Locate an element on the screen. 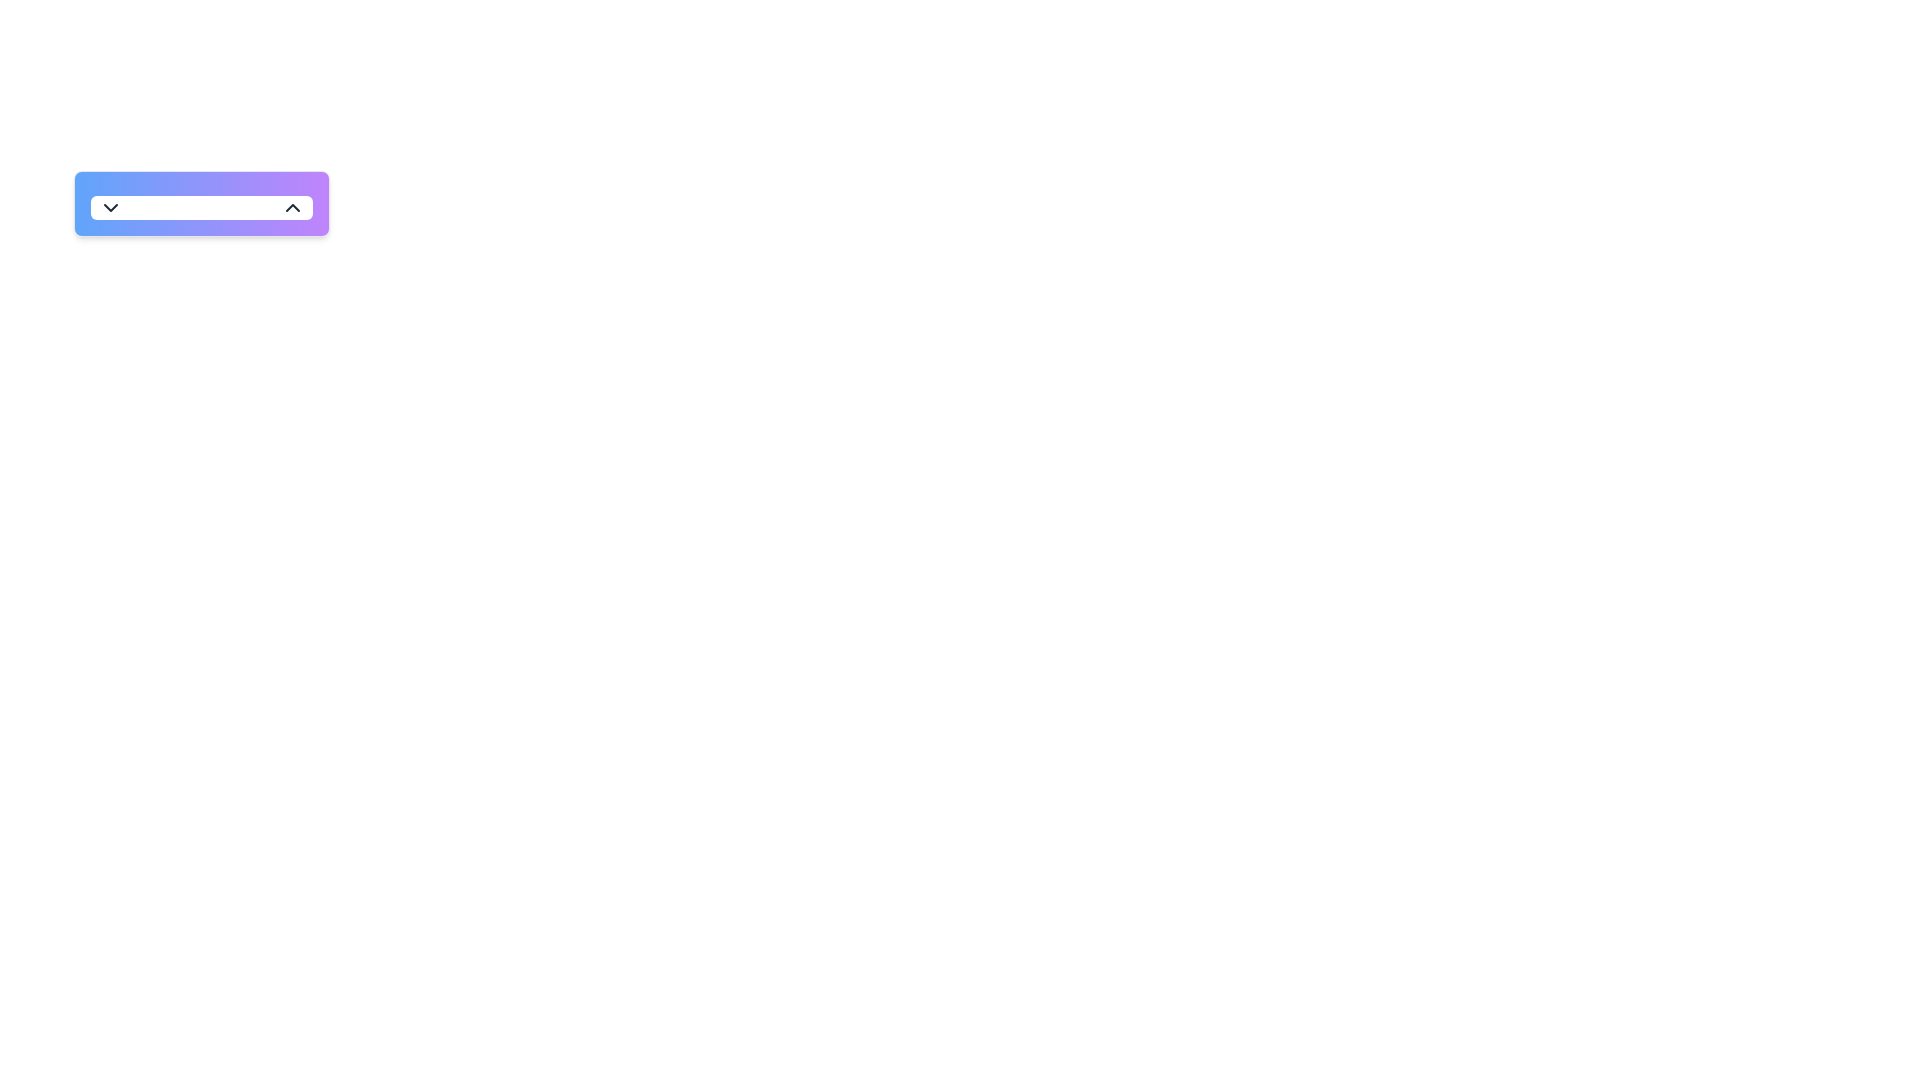  the downward-pointing chevron button, which is styled in a blue and white color scheme, to decrease a value is located at coordinates (109, 208).